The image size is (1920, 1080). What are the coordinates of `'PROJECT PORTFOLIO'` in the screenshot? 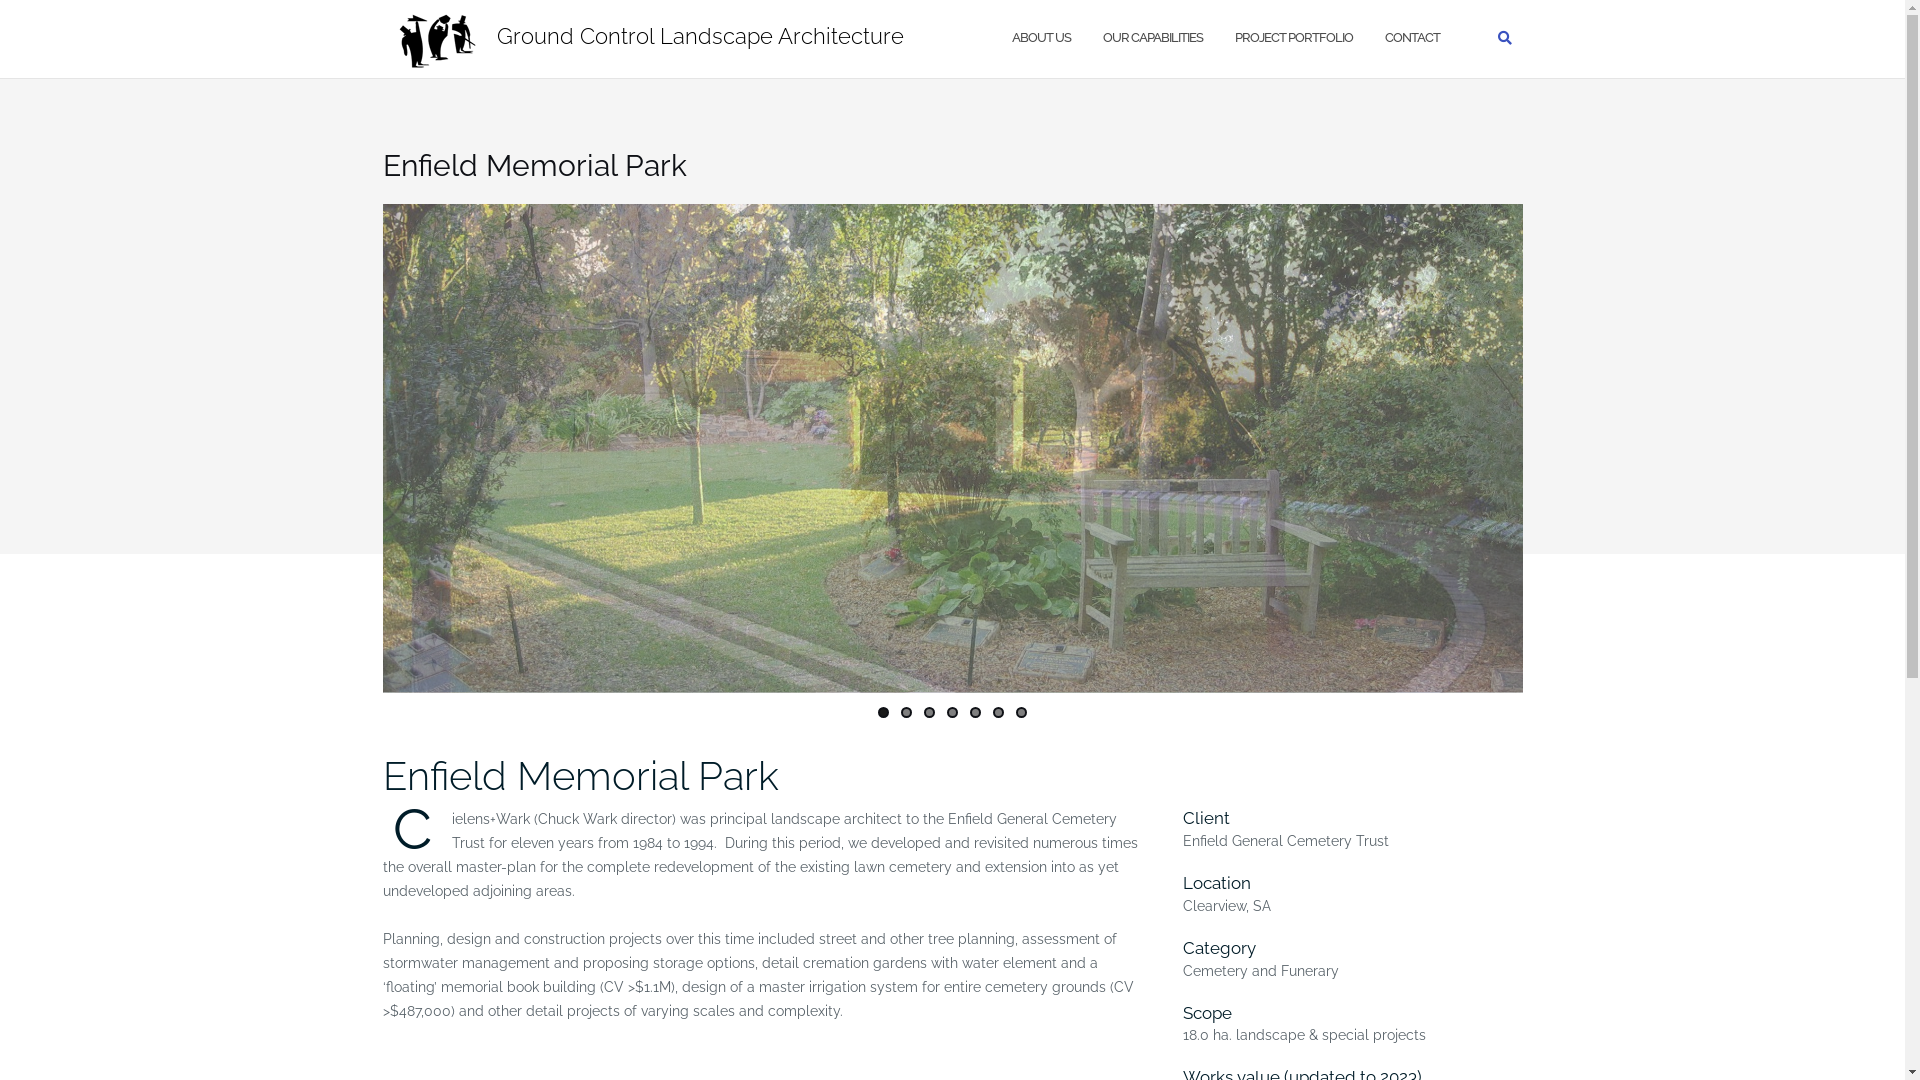 It's located at (1292, 38).